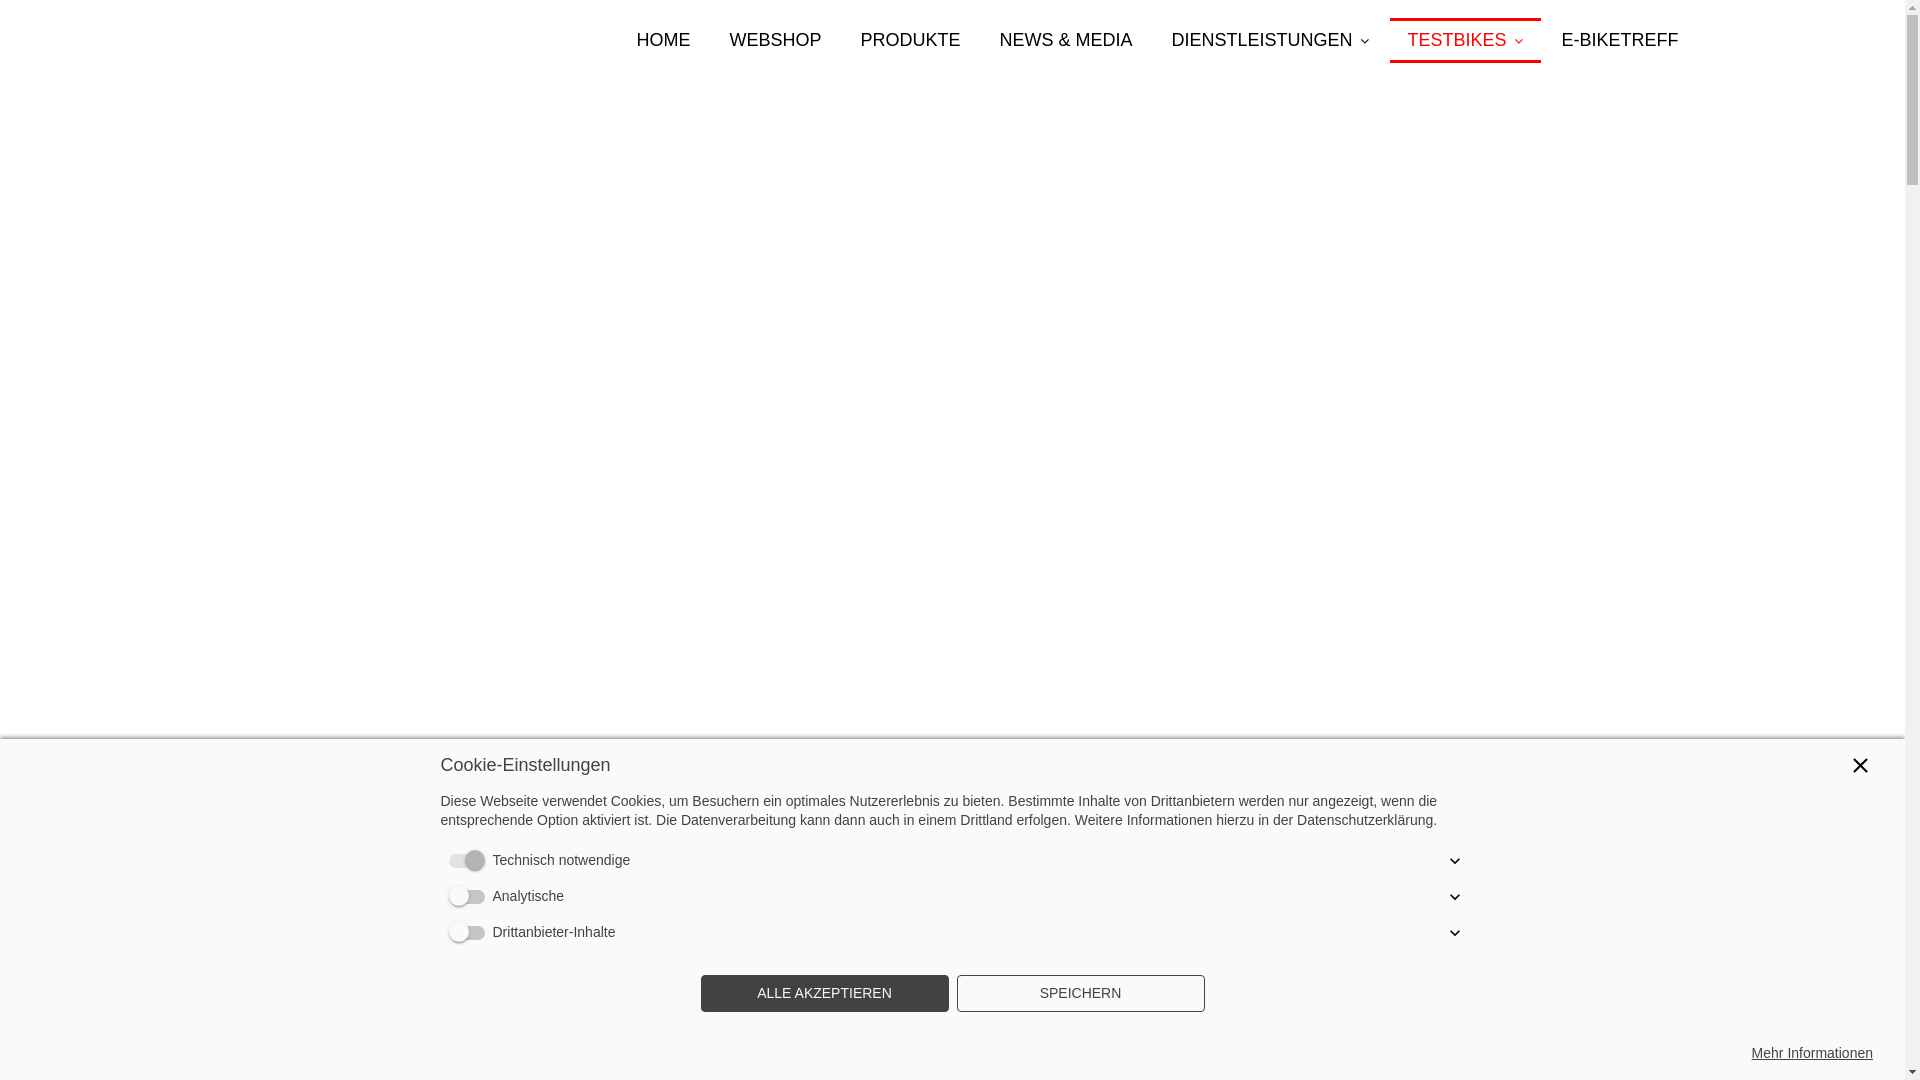 This screenshot has width=1920, height=1080. What do you see at coordinates (1079, 994) in the screenshot?
I see `'SPEICHERN'` at bounding box center [1079, 994].